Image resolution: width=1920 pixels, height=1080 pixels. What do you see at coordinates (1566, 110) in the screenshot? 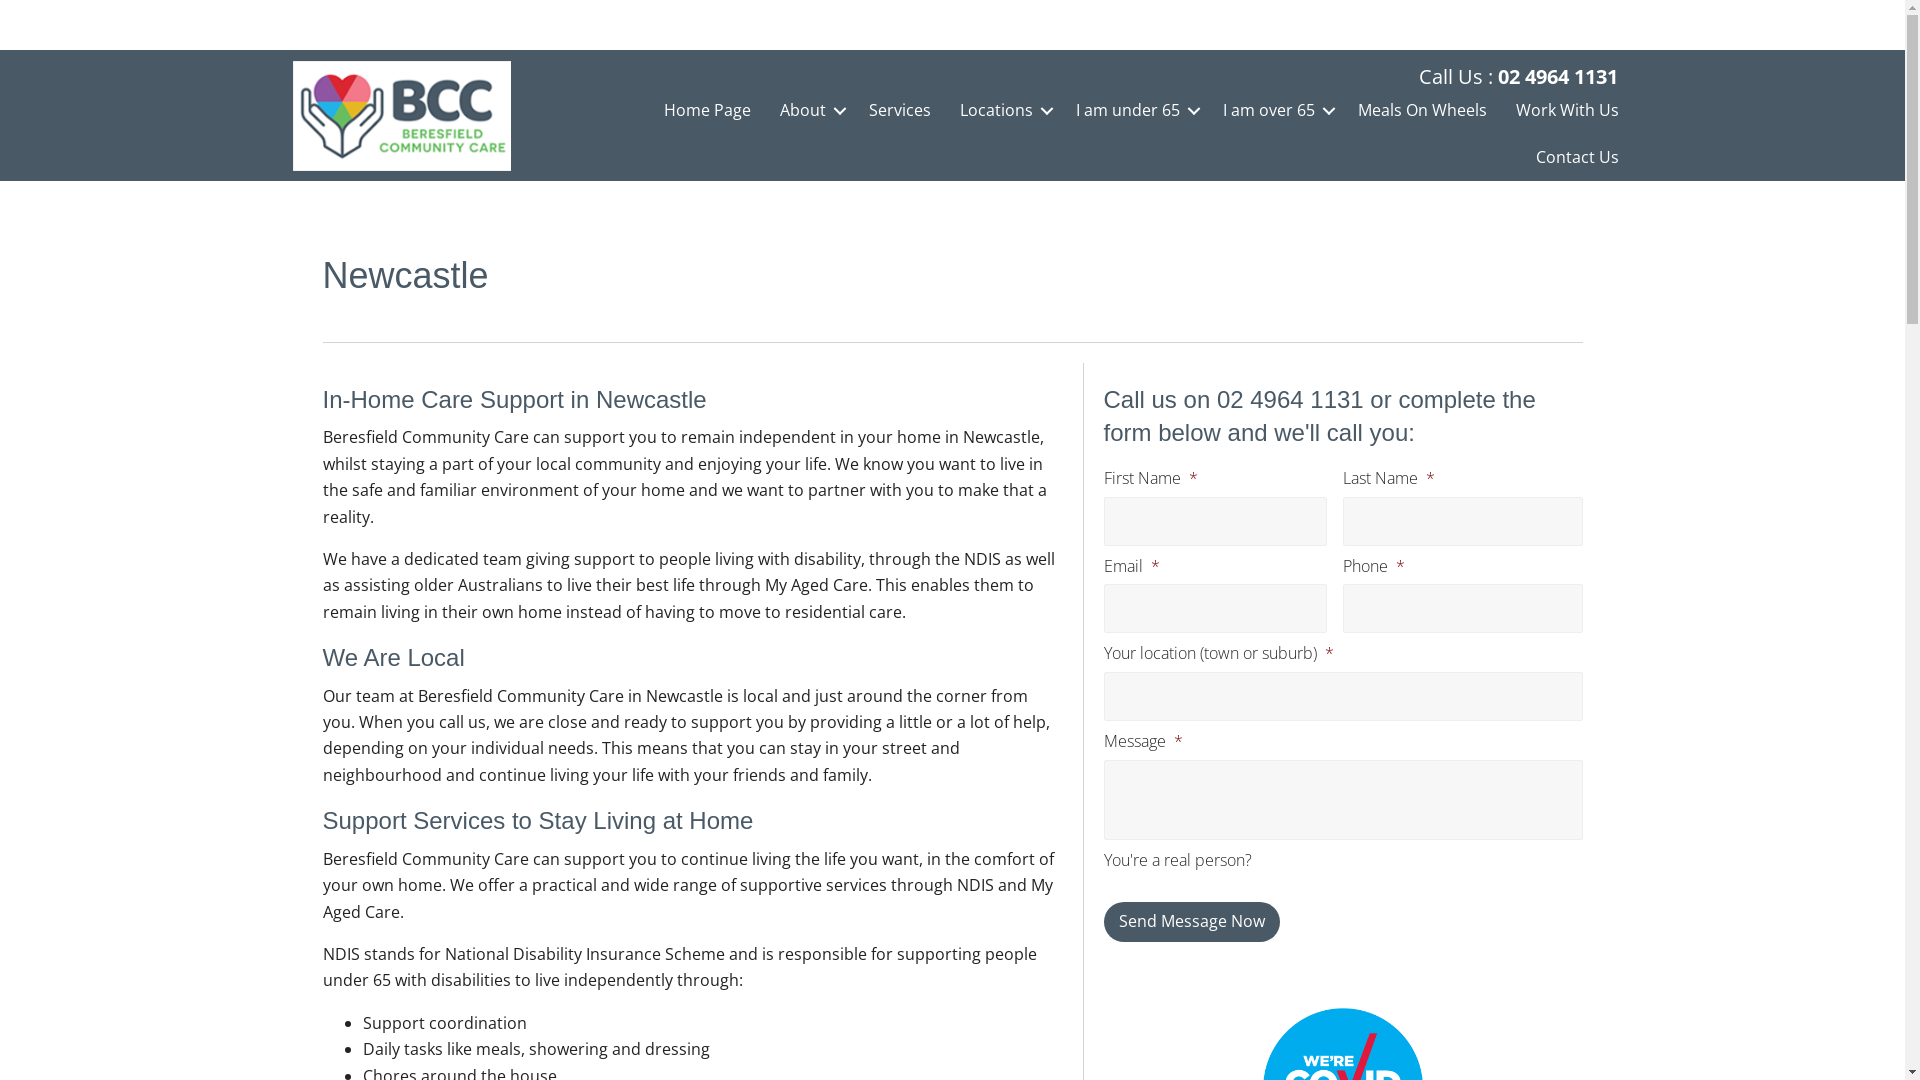
I see `'Work With Us'` at bounding box center [1566, 110].